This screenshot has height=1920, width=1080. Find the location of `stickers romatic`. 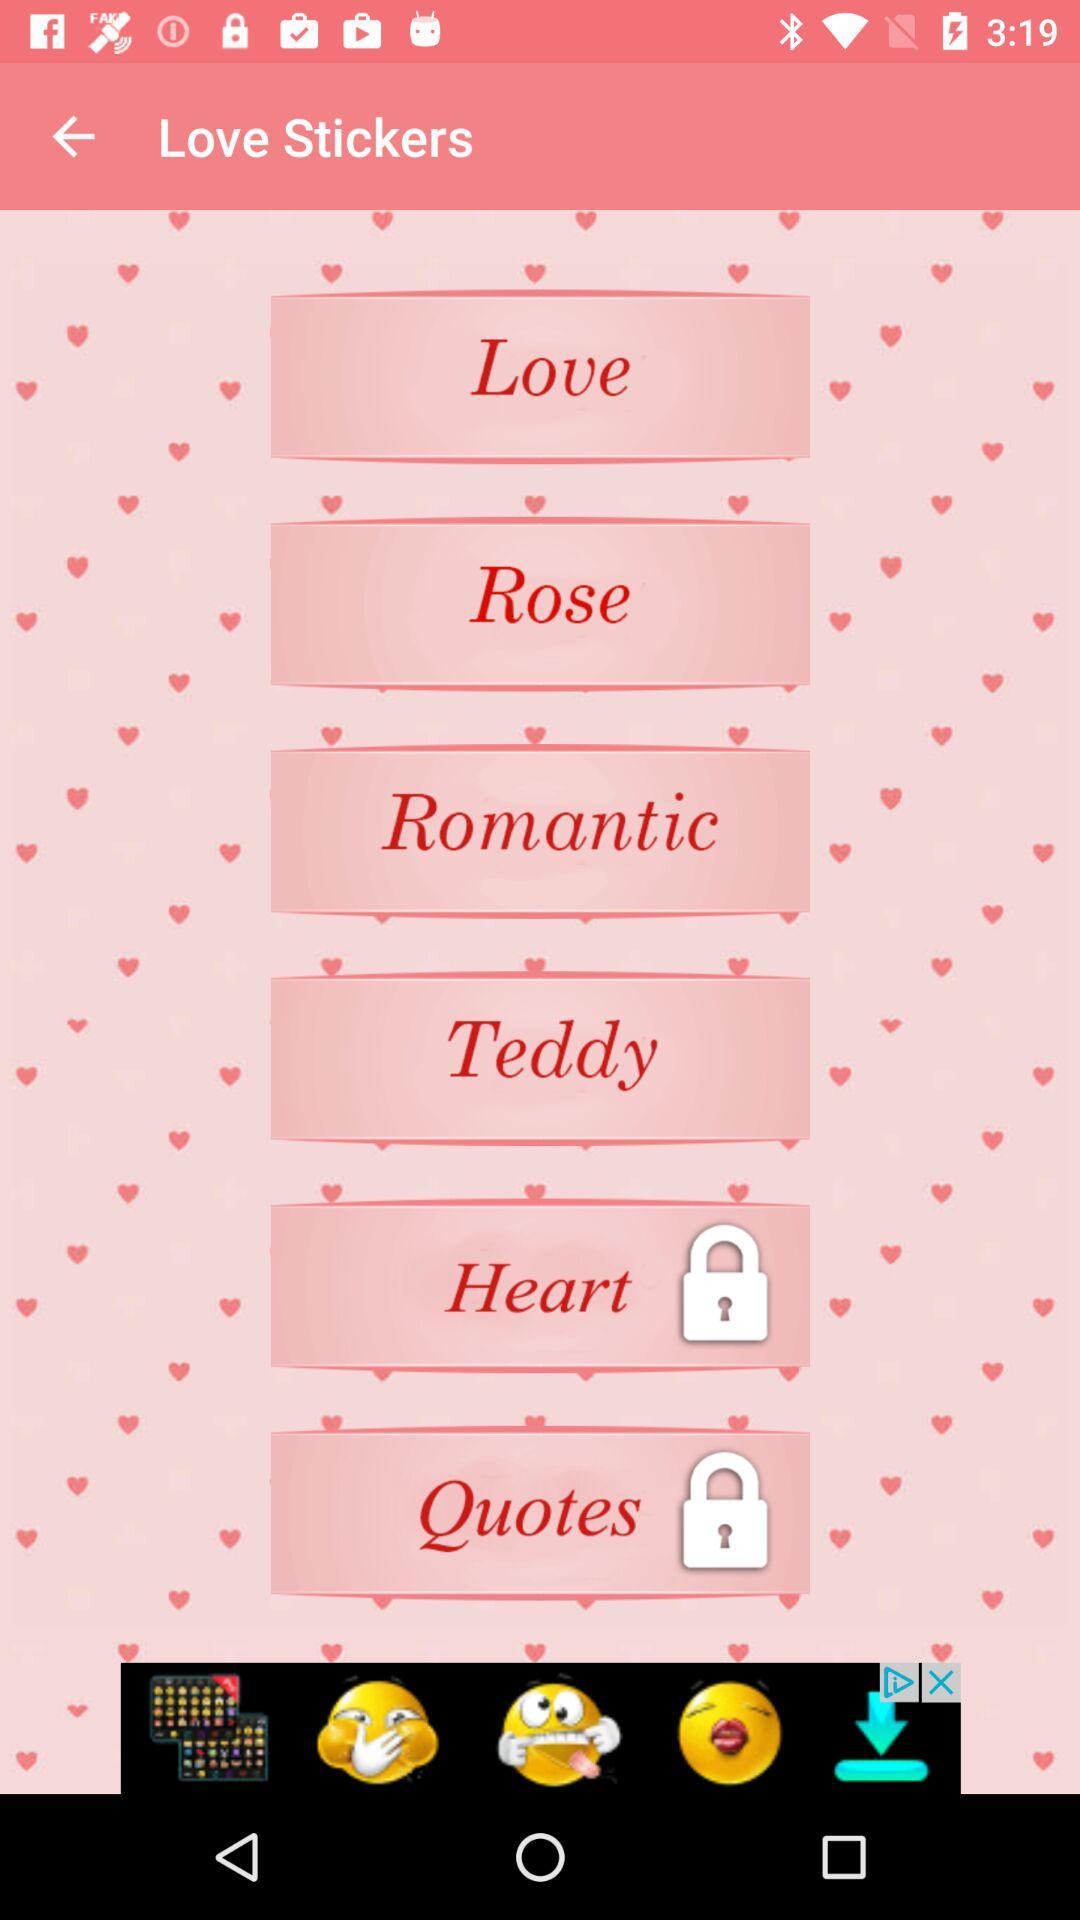

stickers romatic is located at coordinates (540, 831).